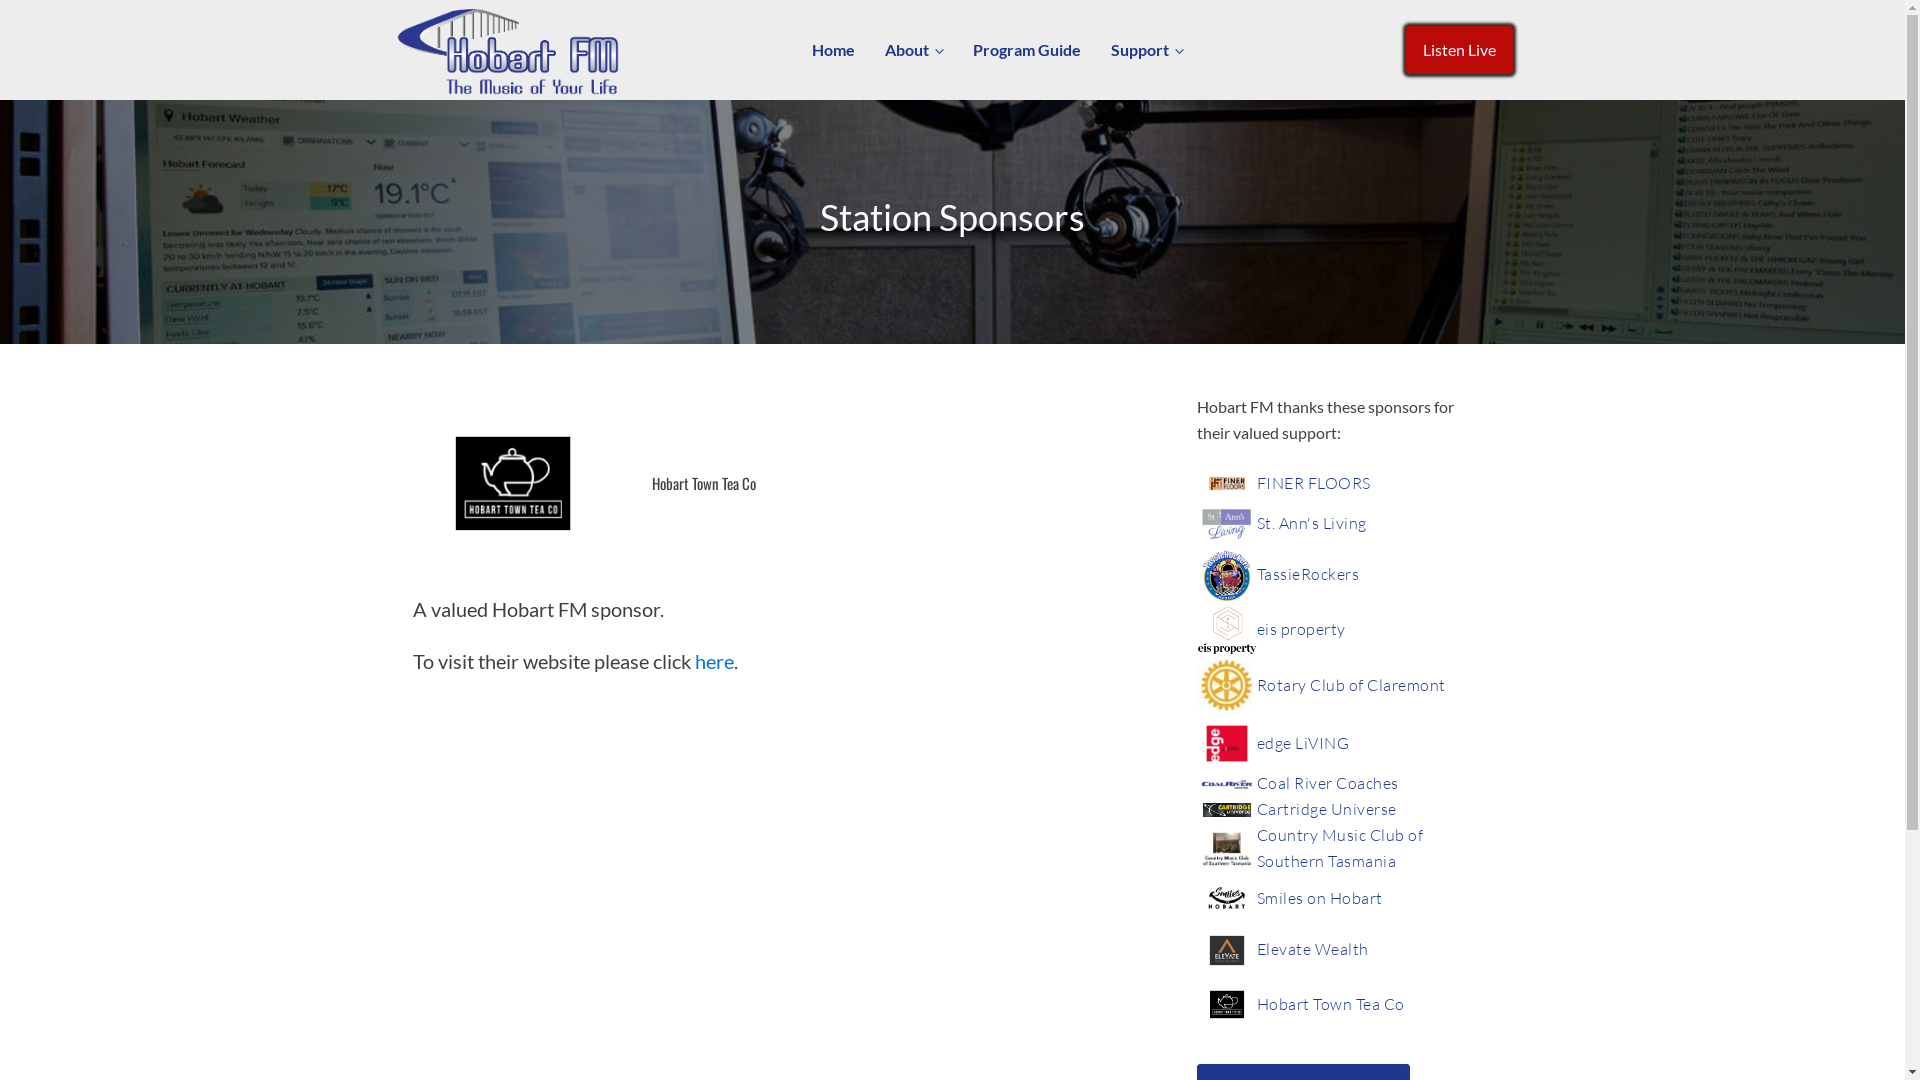 This screenshot has height=1080, width=1920. I want to click on 'Program Guide', so click(1027, 49).